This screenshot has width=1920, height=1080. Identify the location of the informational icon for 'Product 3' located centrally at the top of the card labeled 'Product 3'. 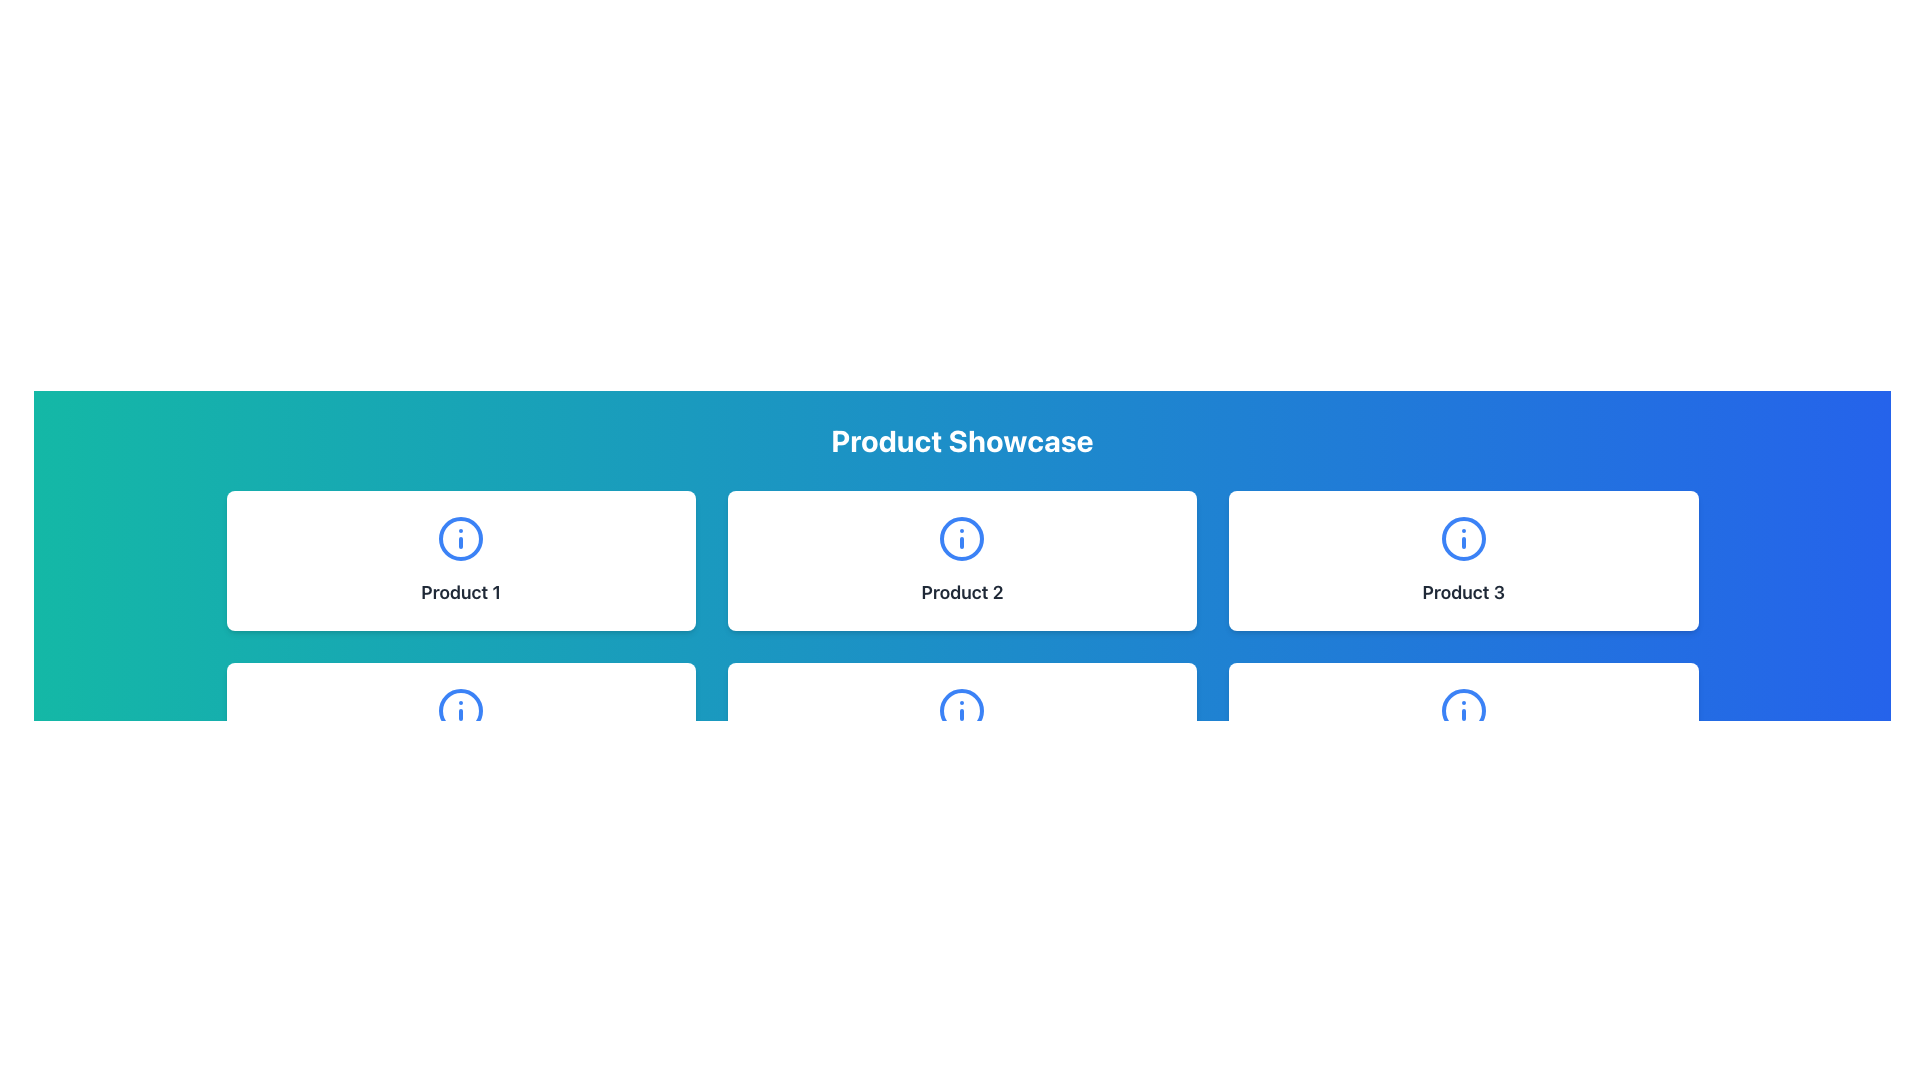
(1463, 538).